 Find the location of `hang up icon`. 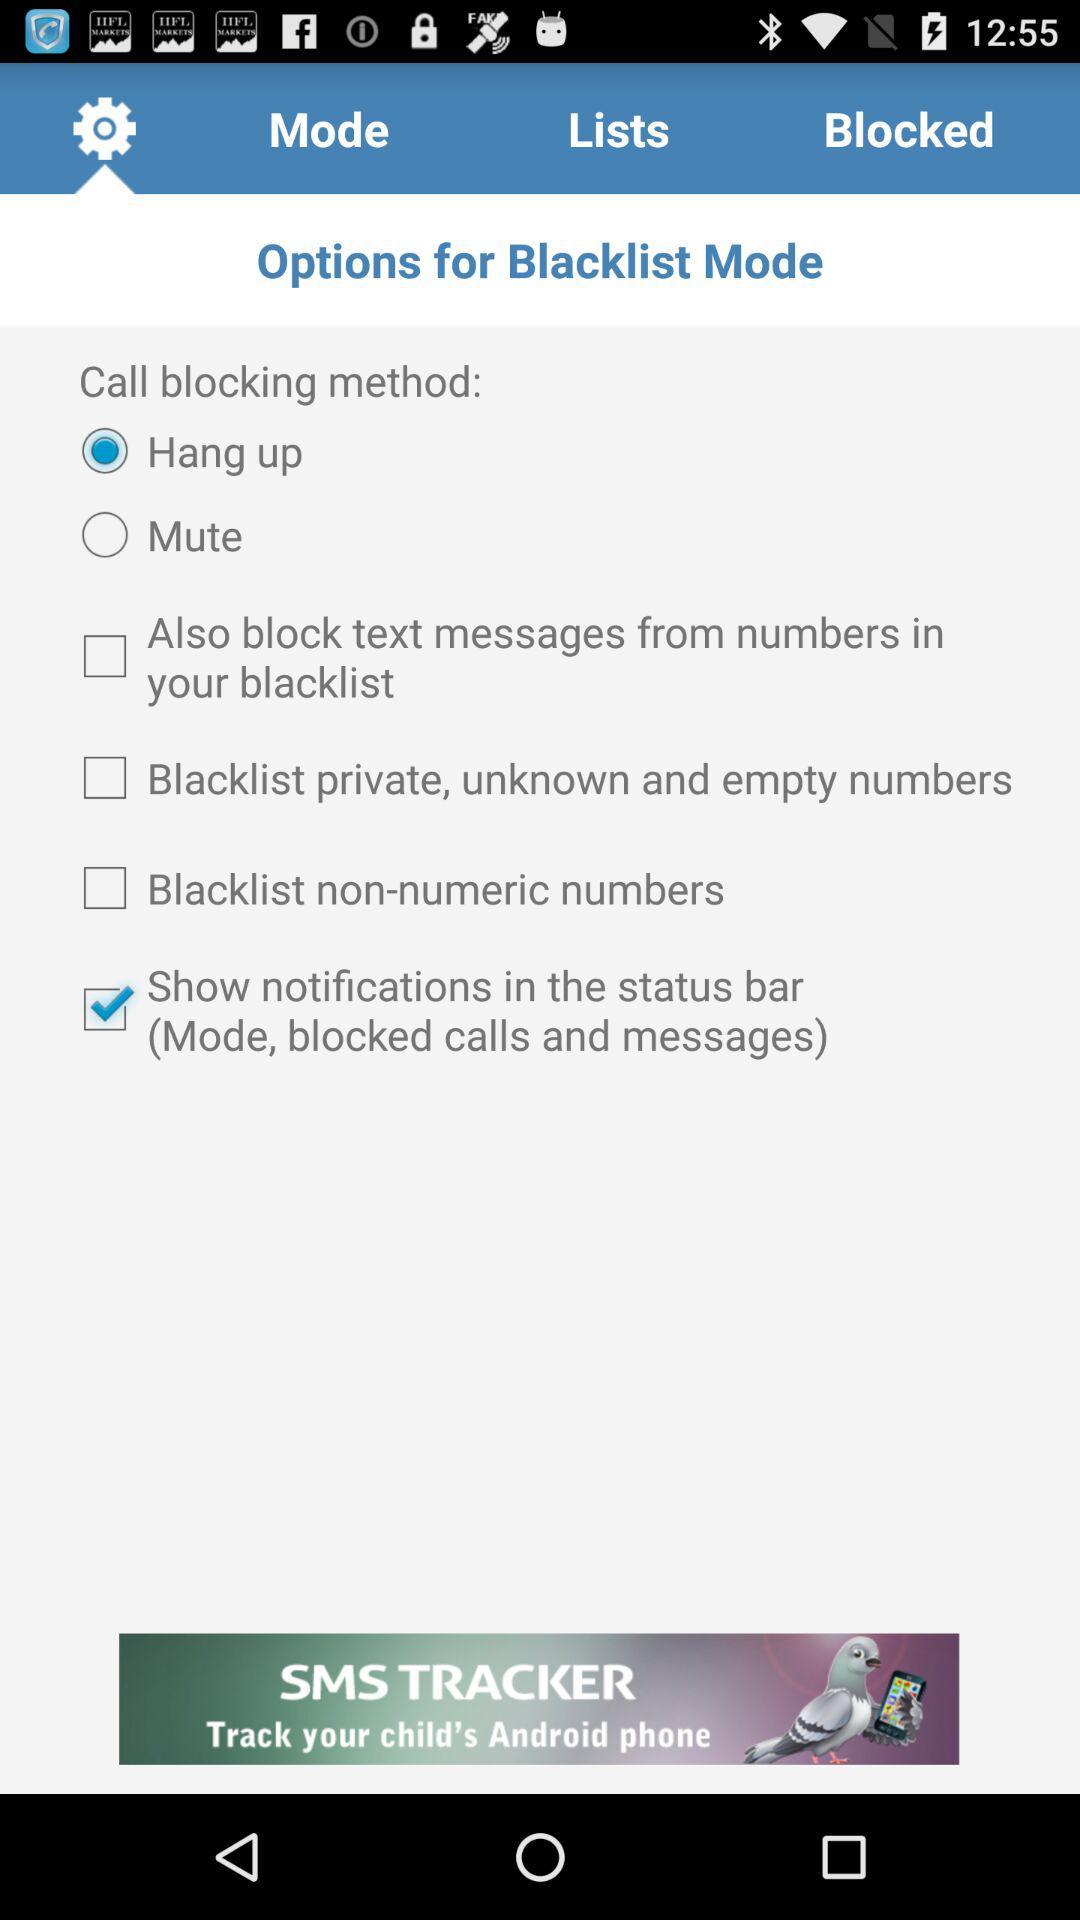

hang up icon is located at coordinates (182, 449).